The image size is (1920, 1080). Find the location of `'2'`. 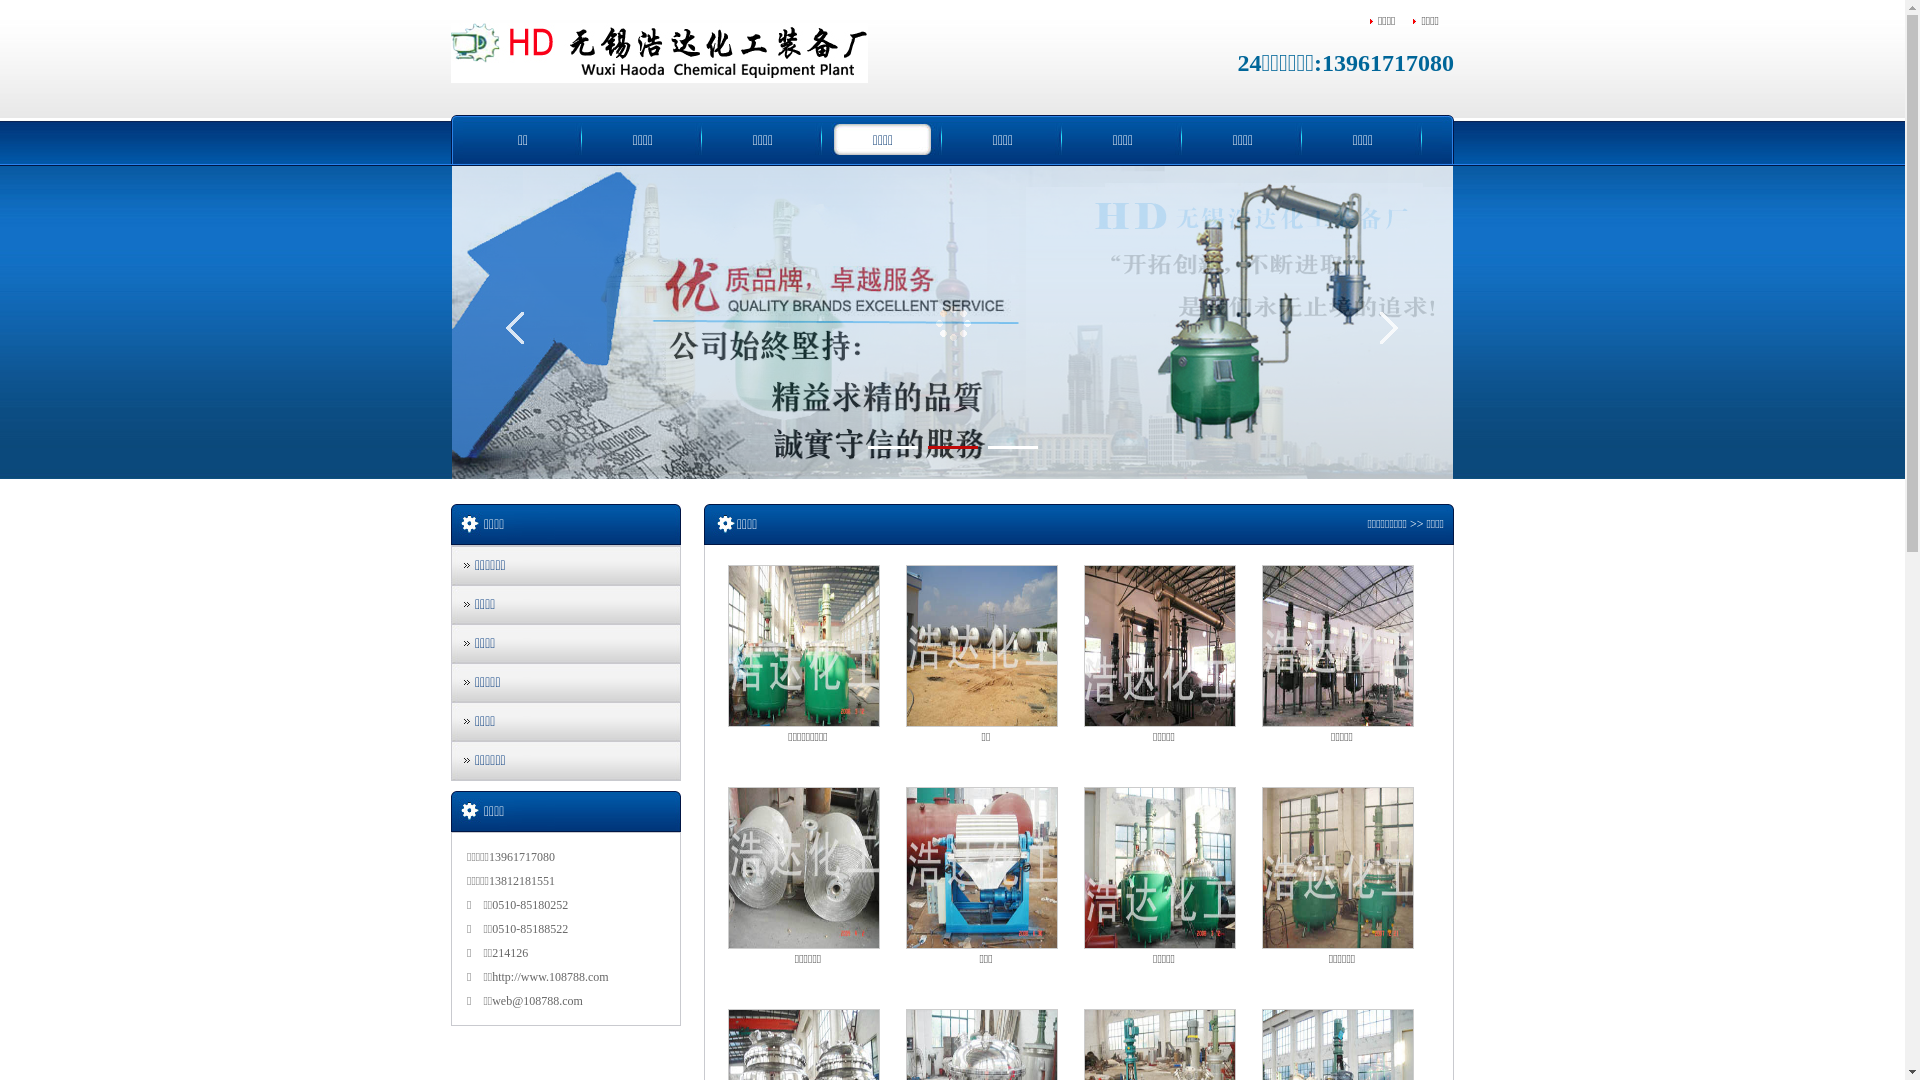

'2' is located at coordinates (952, 446).